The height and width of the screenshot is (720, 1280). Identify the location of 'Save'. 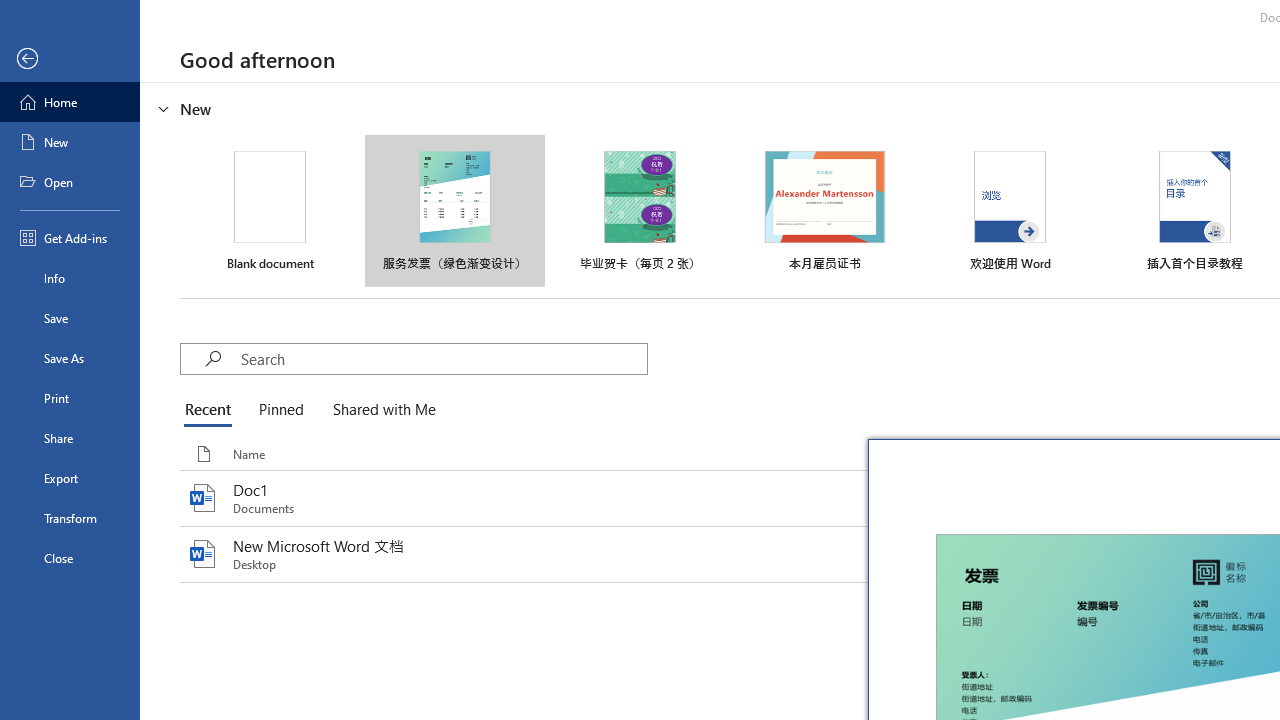
(69, 316).